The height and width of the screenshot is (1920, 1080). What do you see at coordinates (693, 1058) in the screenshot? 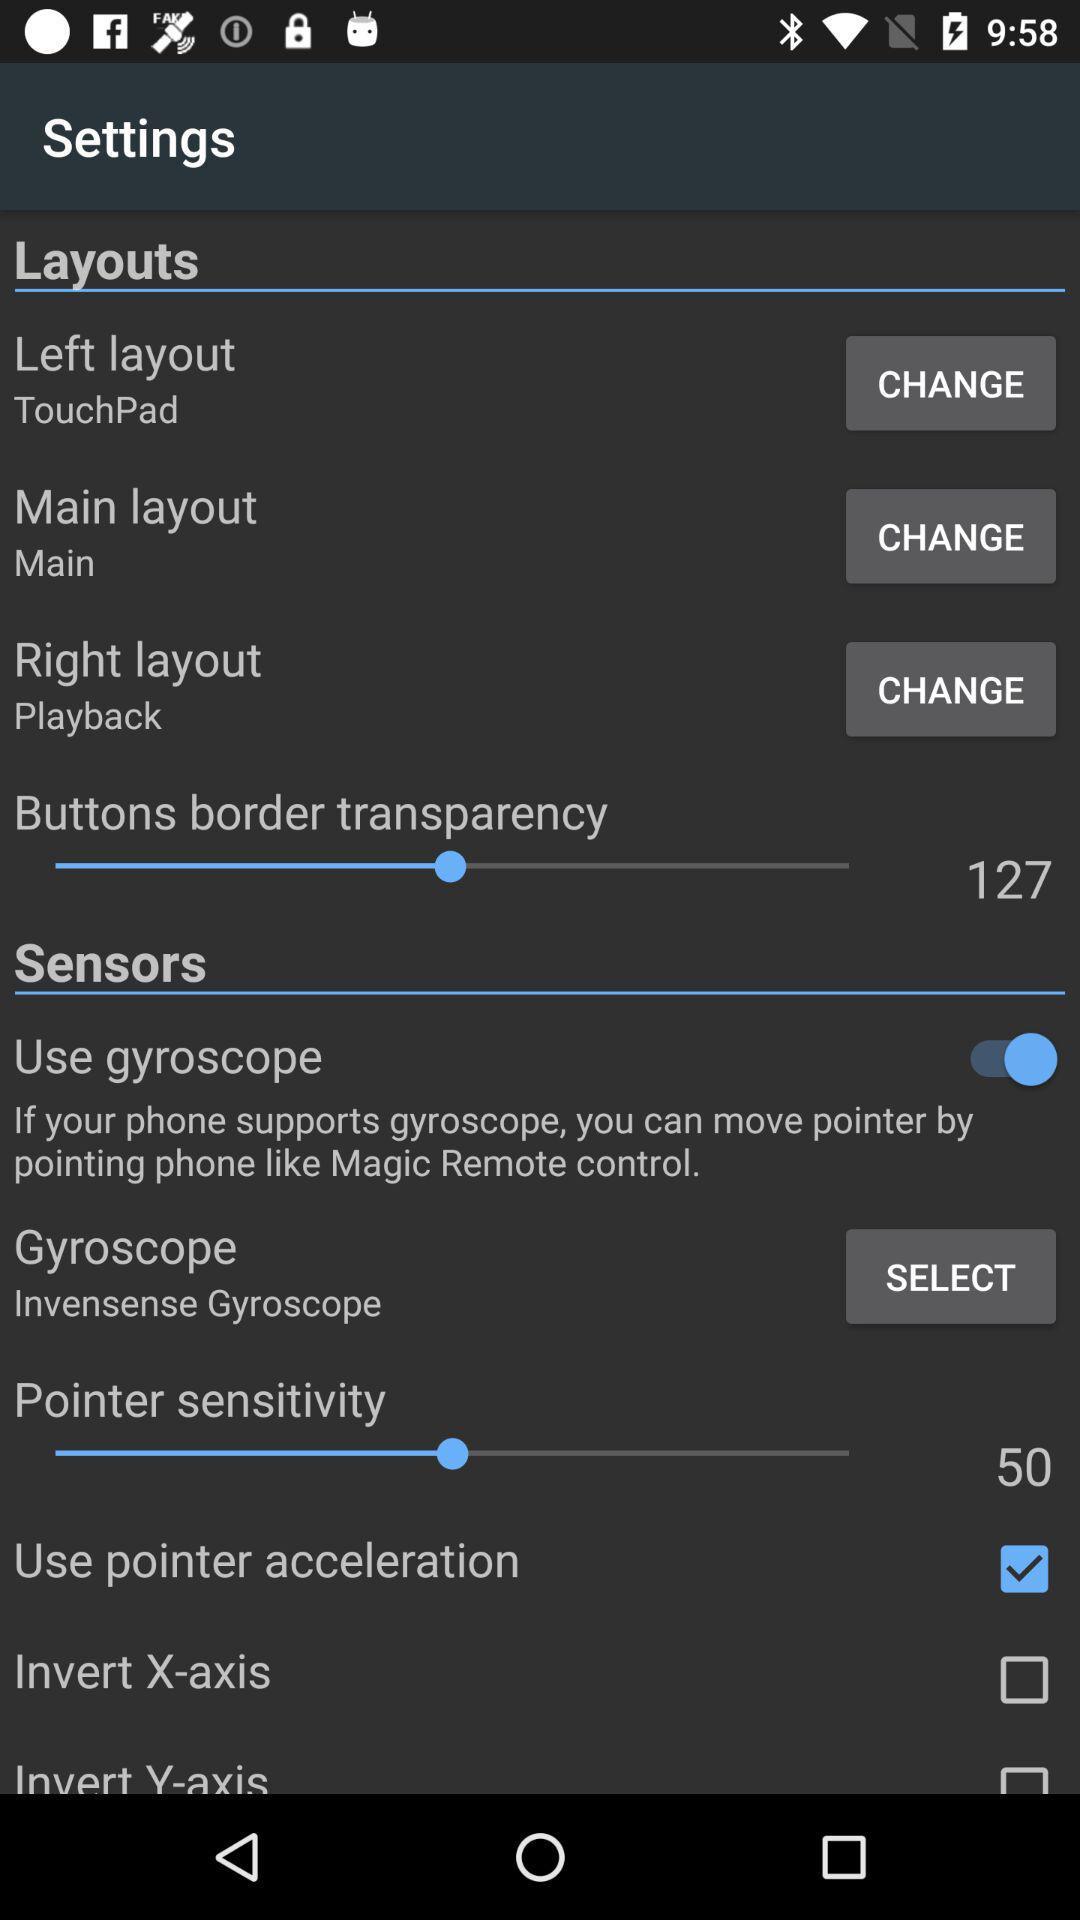
I see `slide off` at bounding box center [693, 1058].